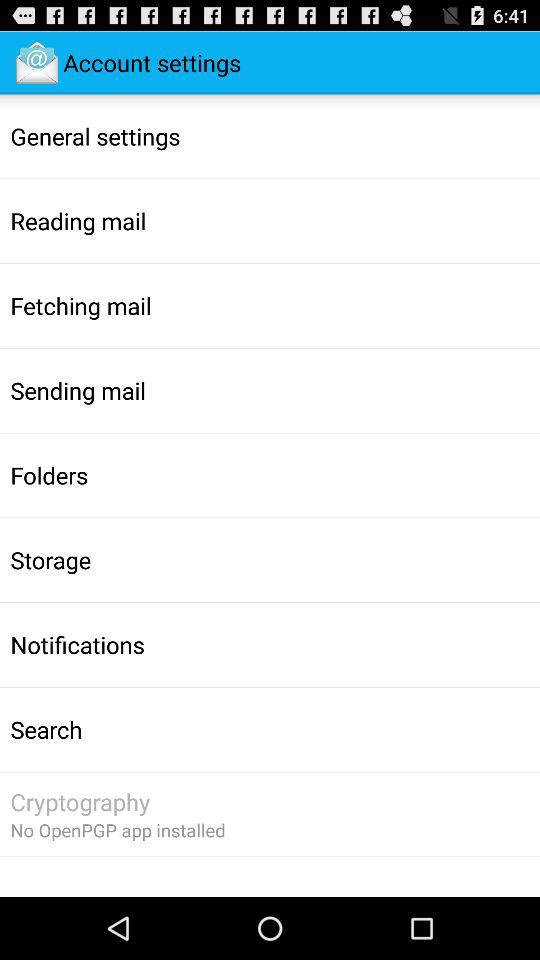 This screenshot has height=960, width=540. I want to click on the general settings, so click(94, 135).